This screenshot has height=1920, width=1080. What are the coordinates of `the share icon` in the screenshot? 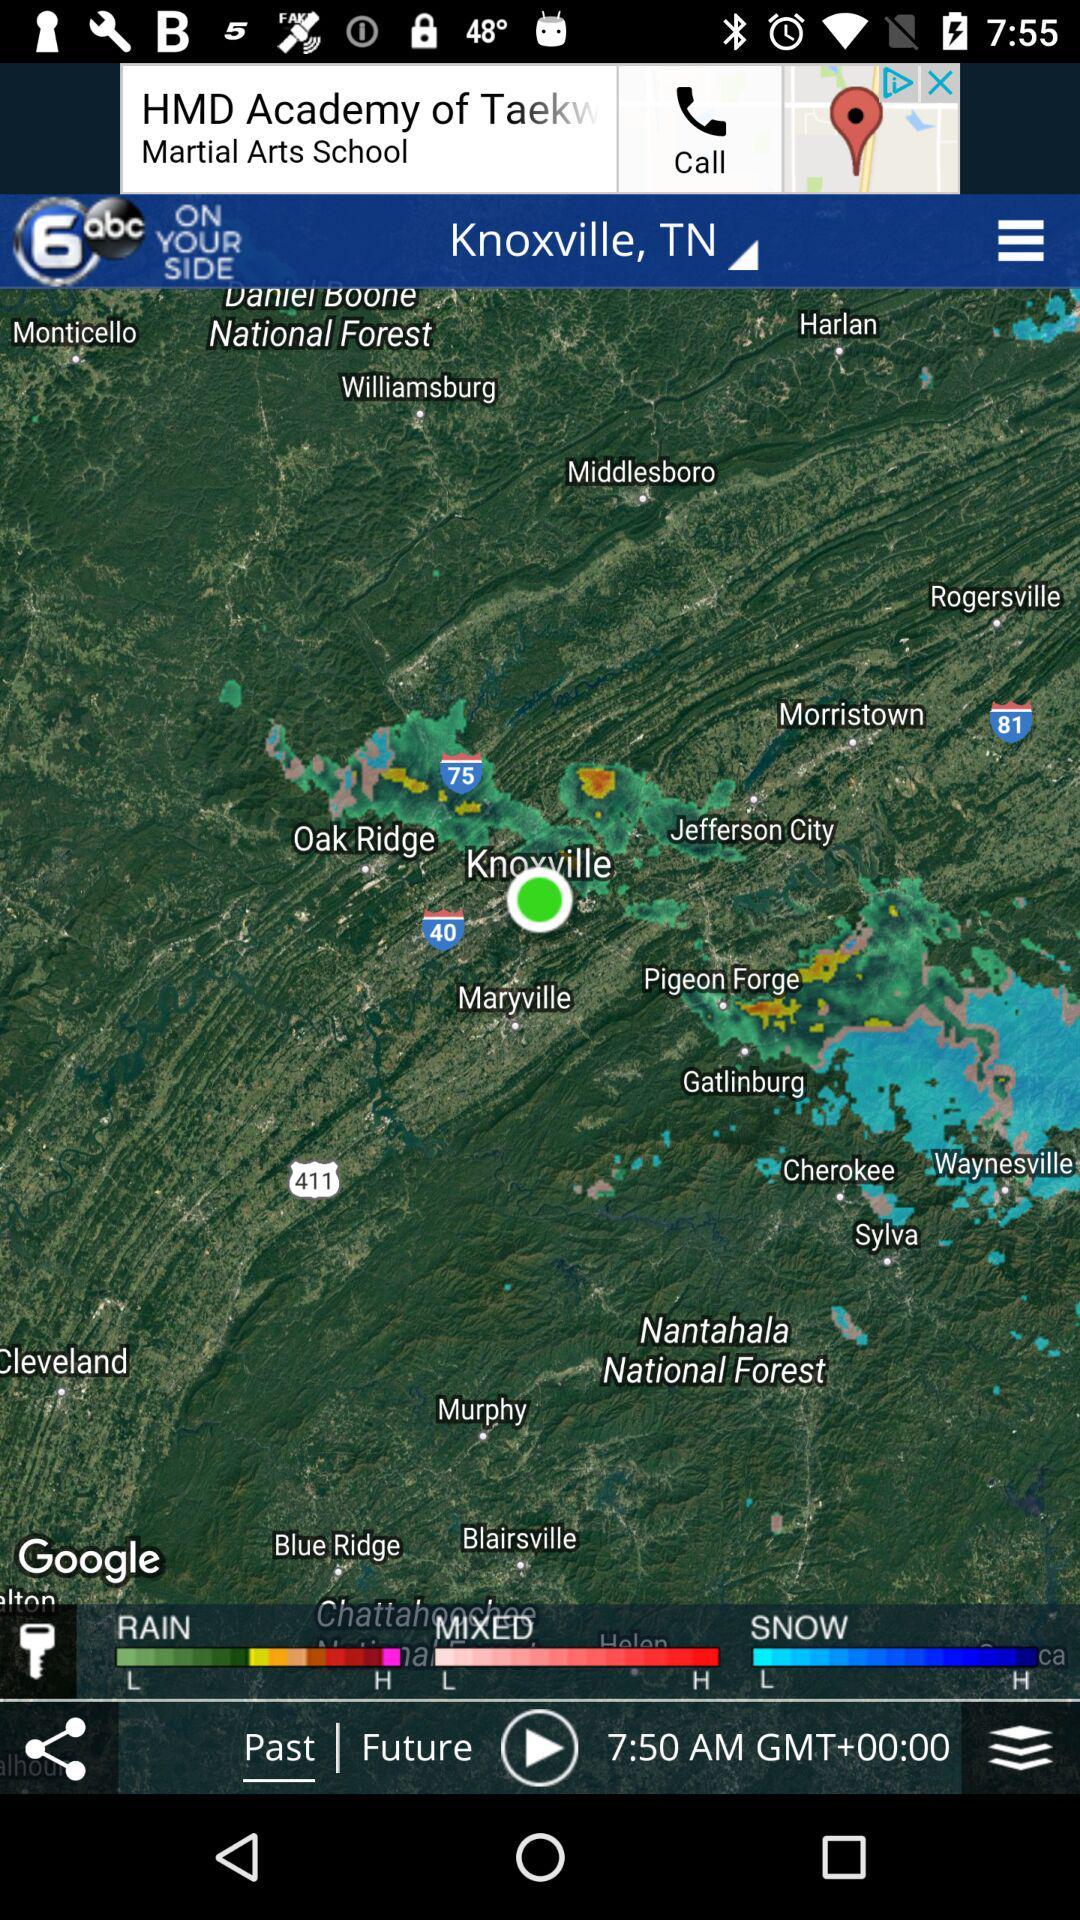 It's located at (58, 1746).